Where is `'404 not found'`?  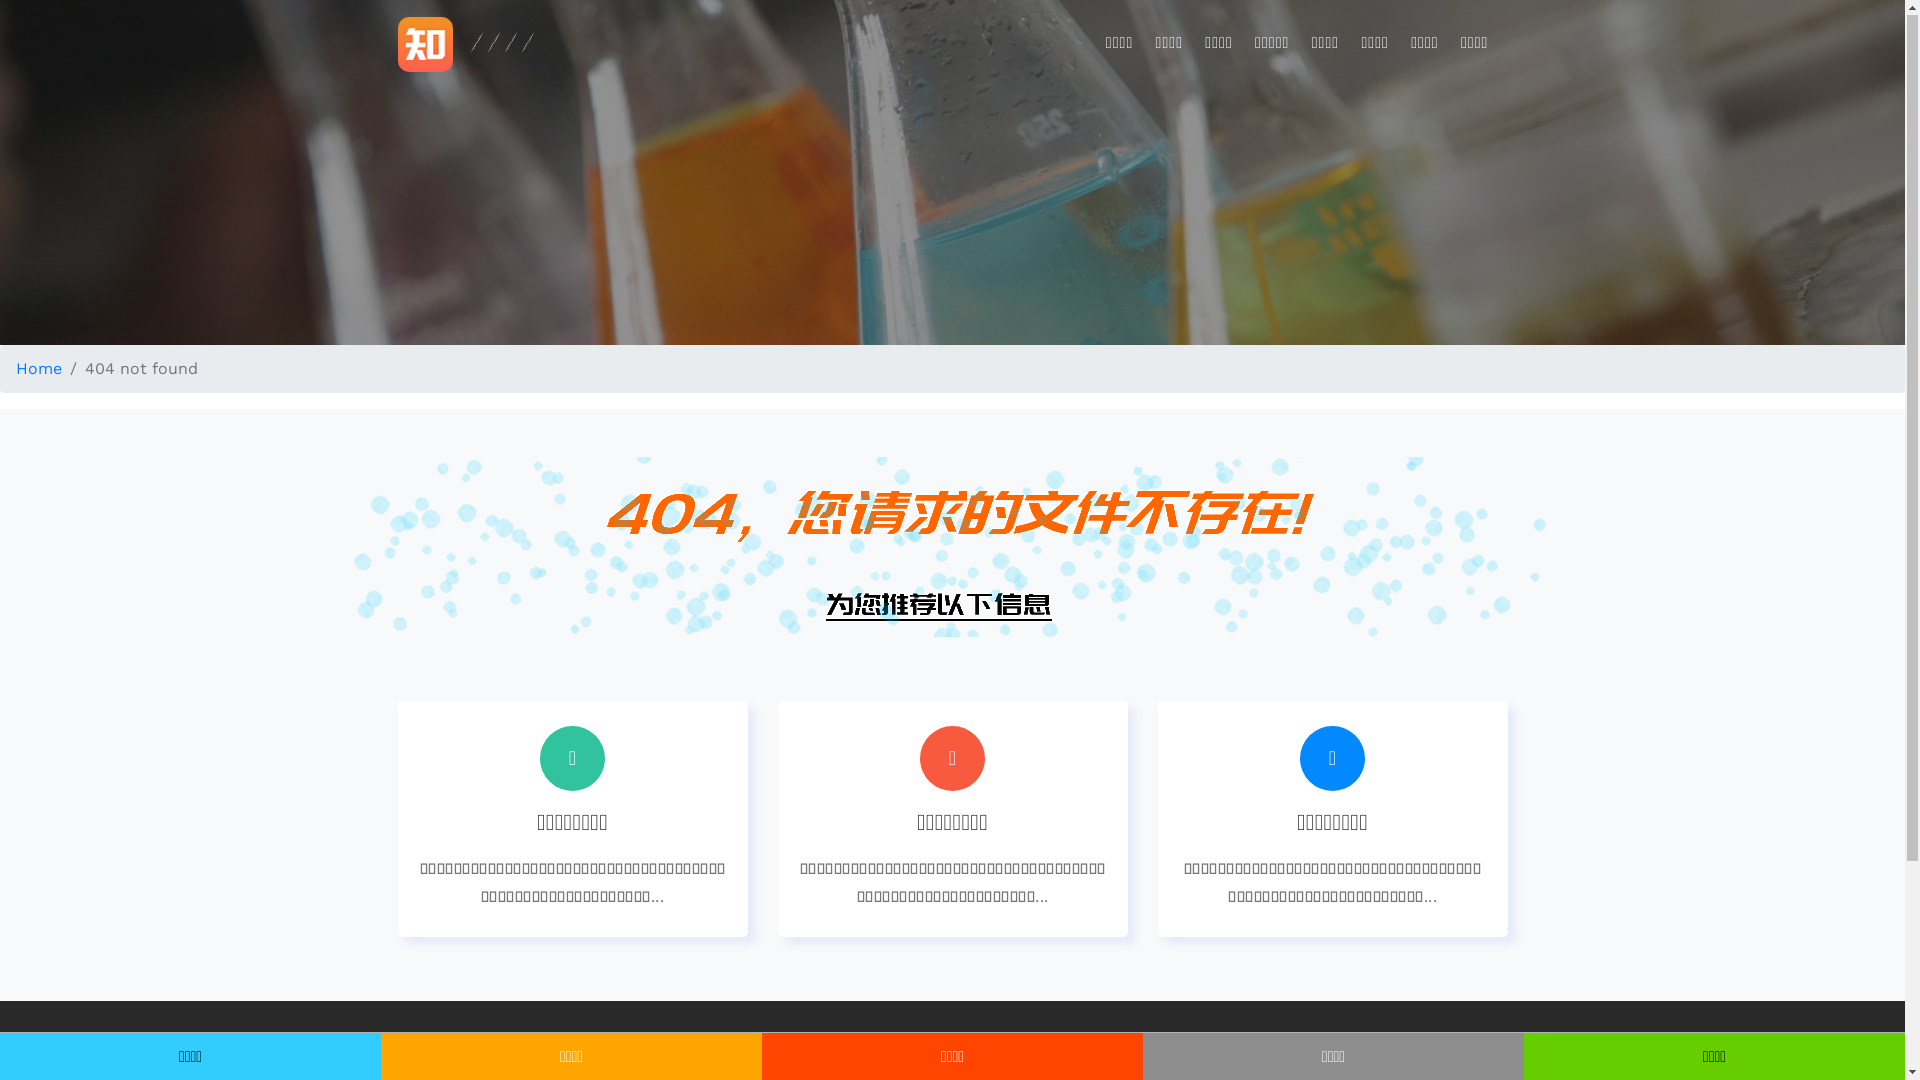
'404 not found' is located at coordinates (950, 547).